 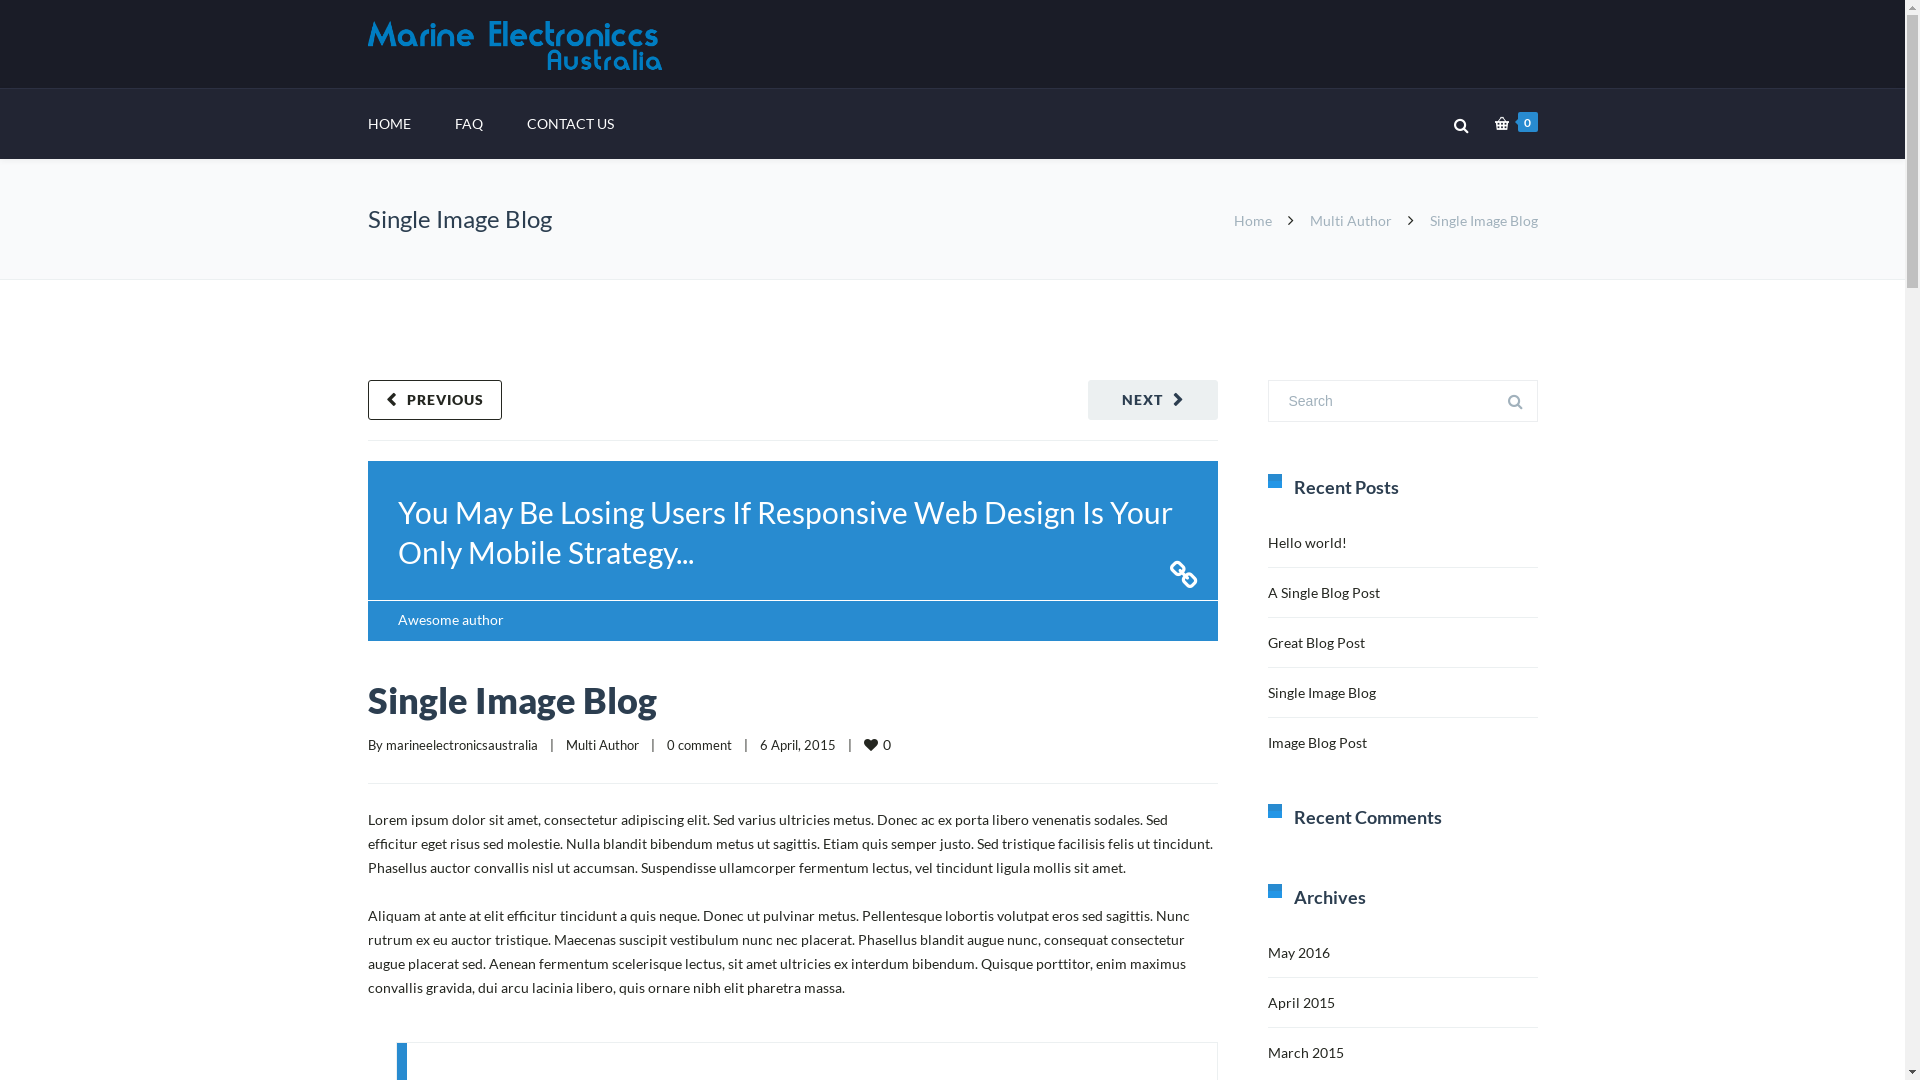 I want to click on 'Image Blog Post', so click(x=1317, y=742).